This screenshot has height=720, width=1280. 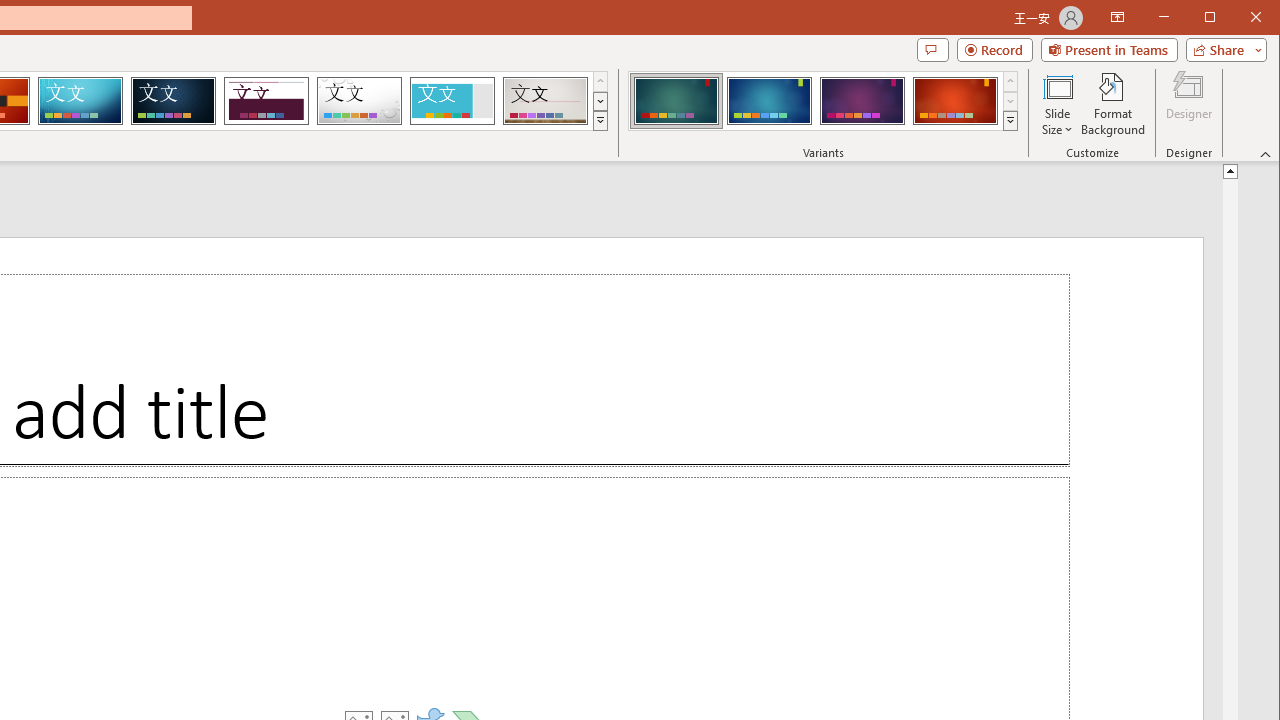 I want to click on 'Ion Variant 3', so click(x=862, y=100).